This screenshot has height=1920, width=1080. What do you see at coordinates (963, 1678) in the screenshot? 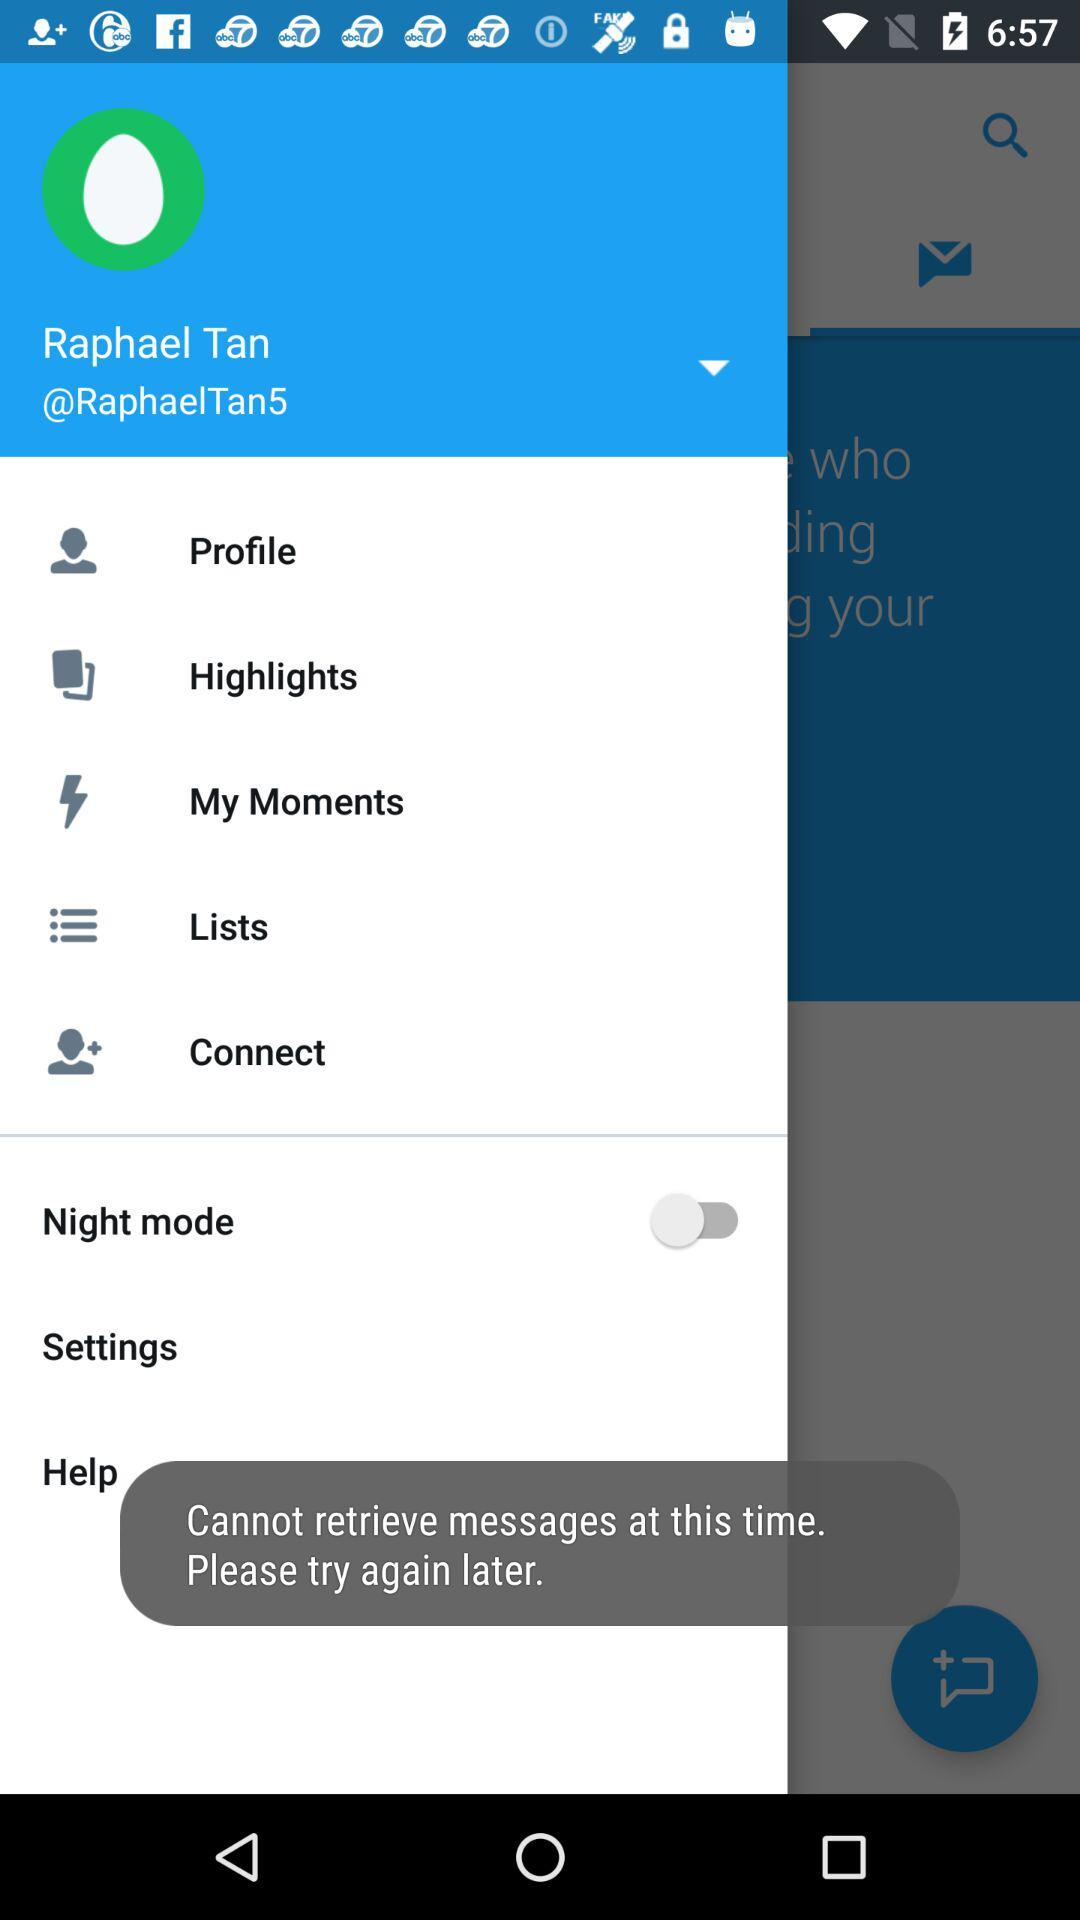
I see `the chat icon` at bounding box center [963, 1678].